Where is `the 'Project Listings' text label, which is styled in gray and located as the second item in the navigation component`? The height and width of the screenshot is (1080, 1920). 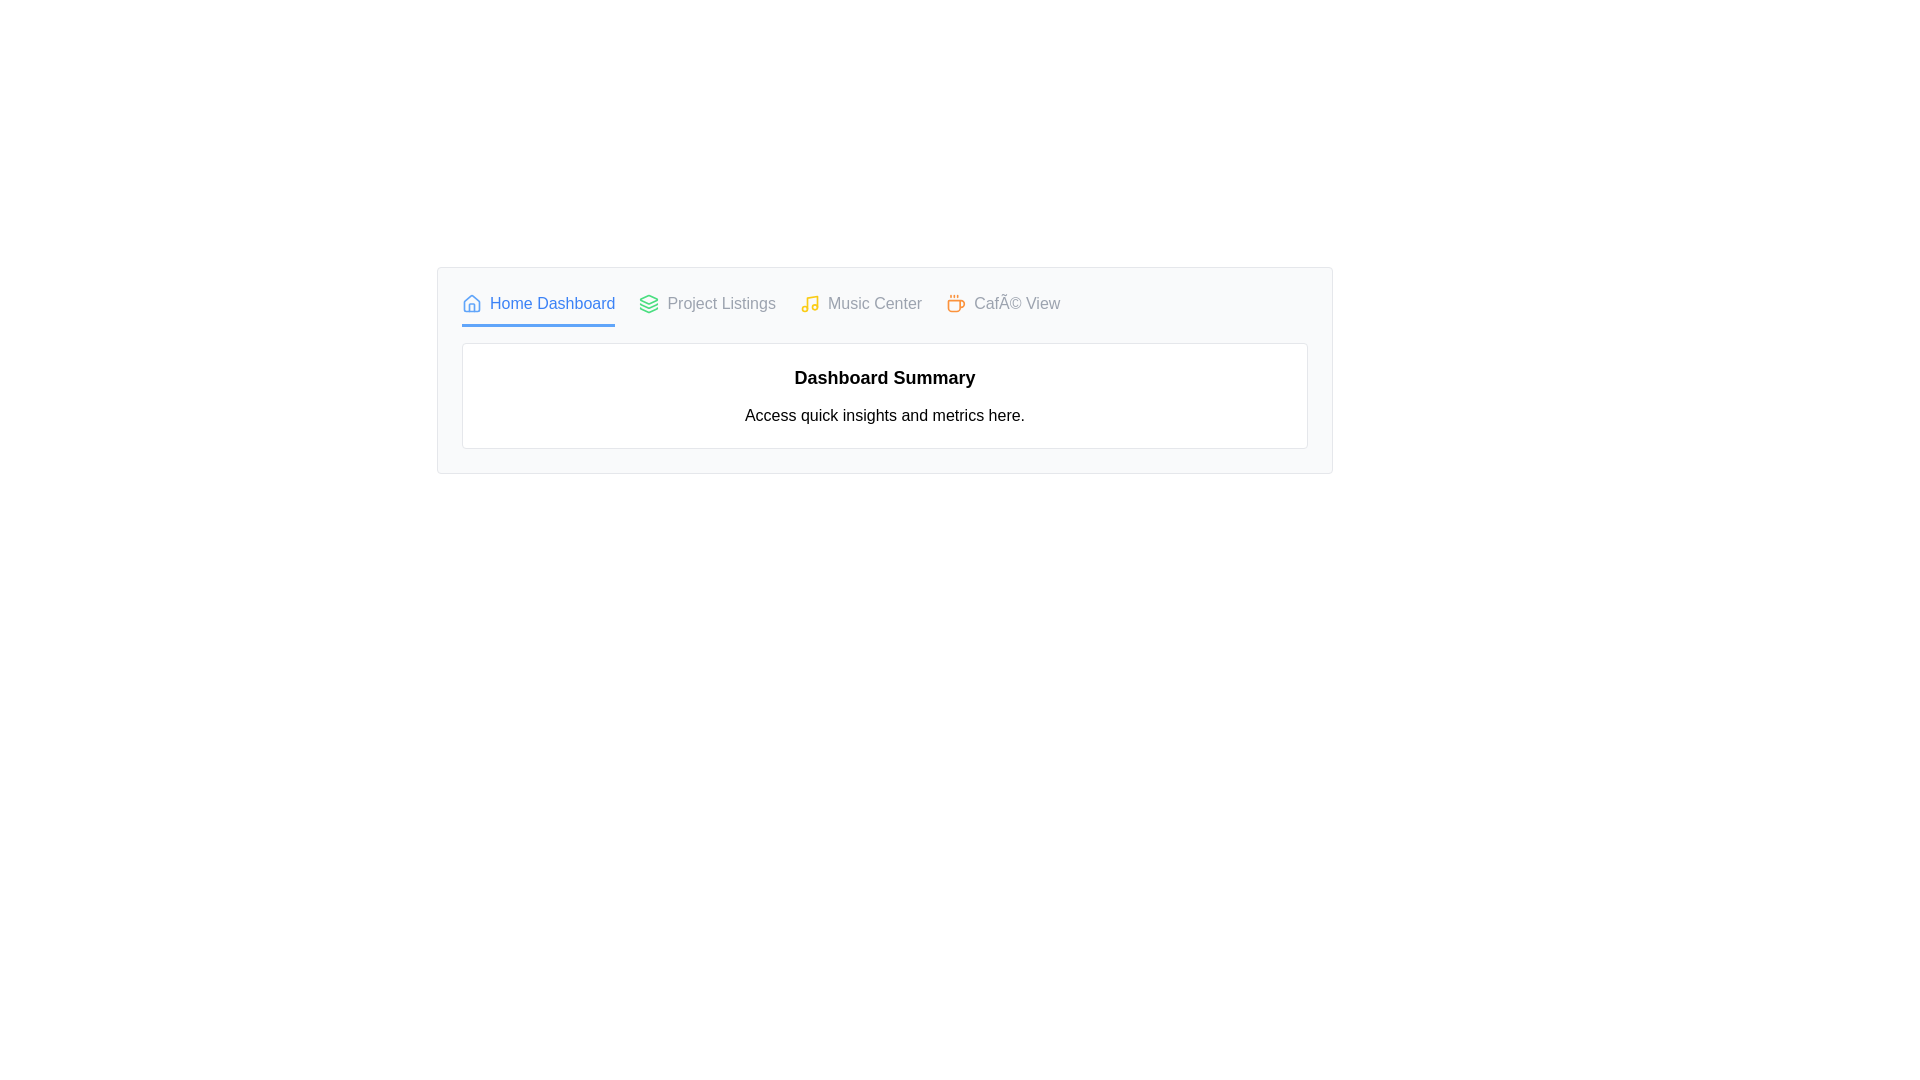 the 'Project Listings' text label, which is styled in gray and located as the second item in the navigation component is located at coordinates (720, 304).